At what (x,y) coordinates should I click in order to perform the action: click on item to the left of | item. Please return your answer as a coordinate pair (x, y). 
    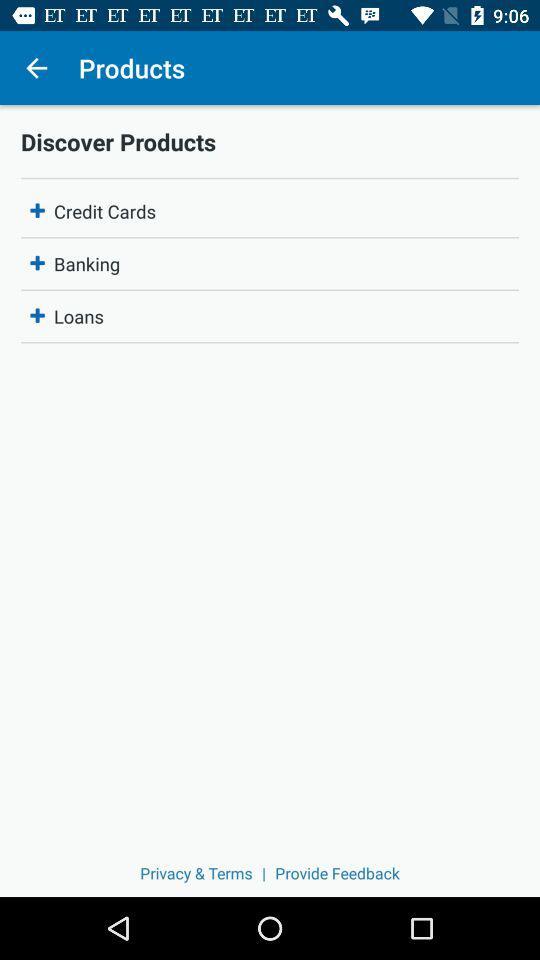
    Looking at the image, I should click on (196, 872).